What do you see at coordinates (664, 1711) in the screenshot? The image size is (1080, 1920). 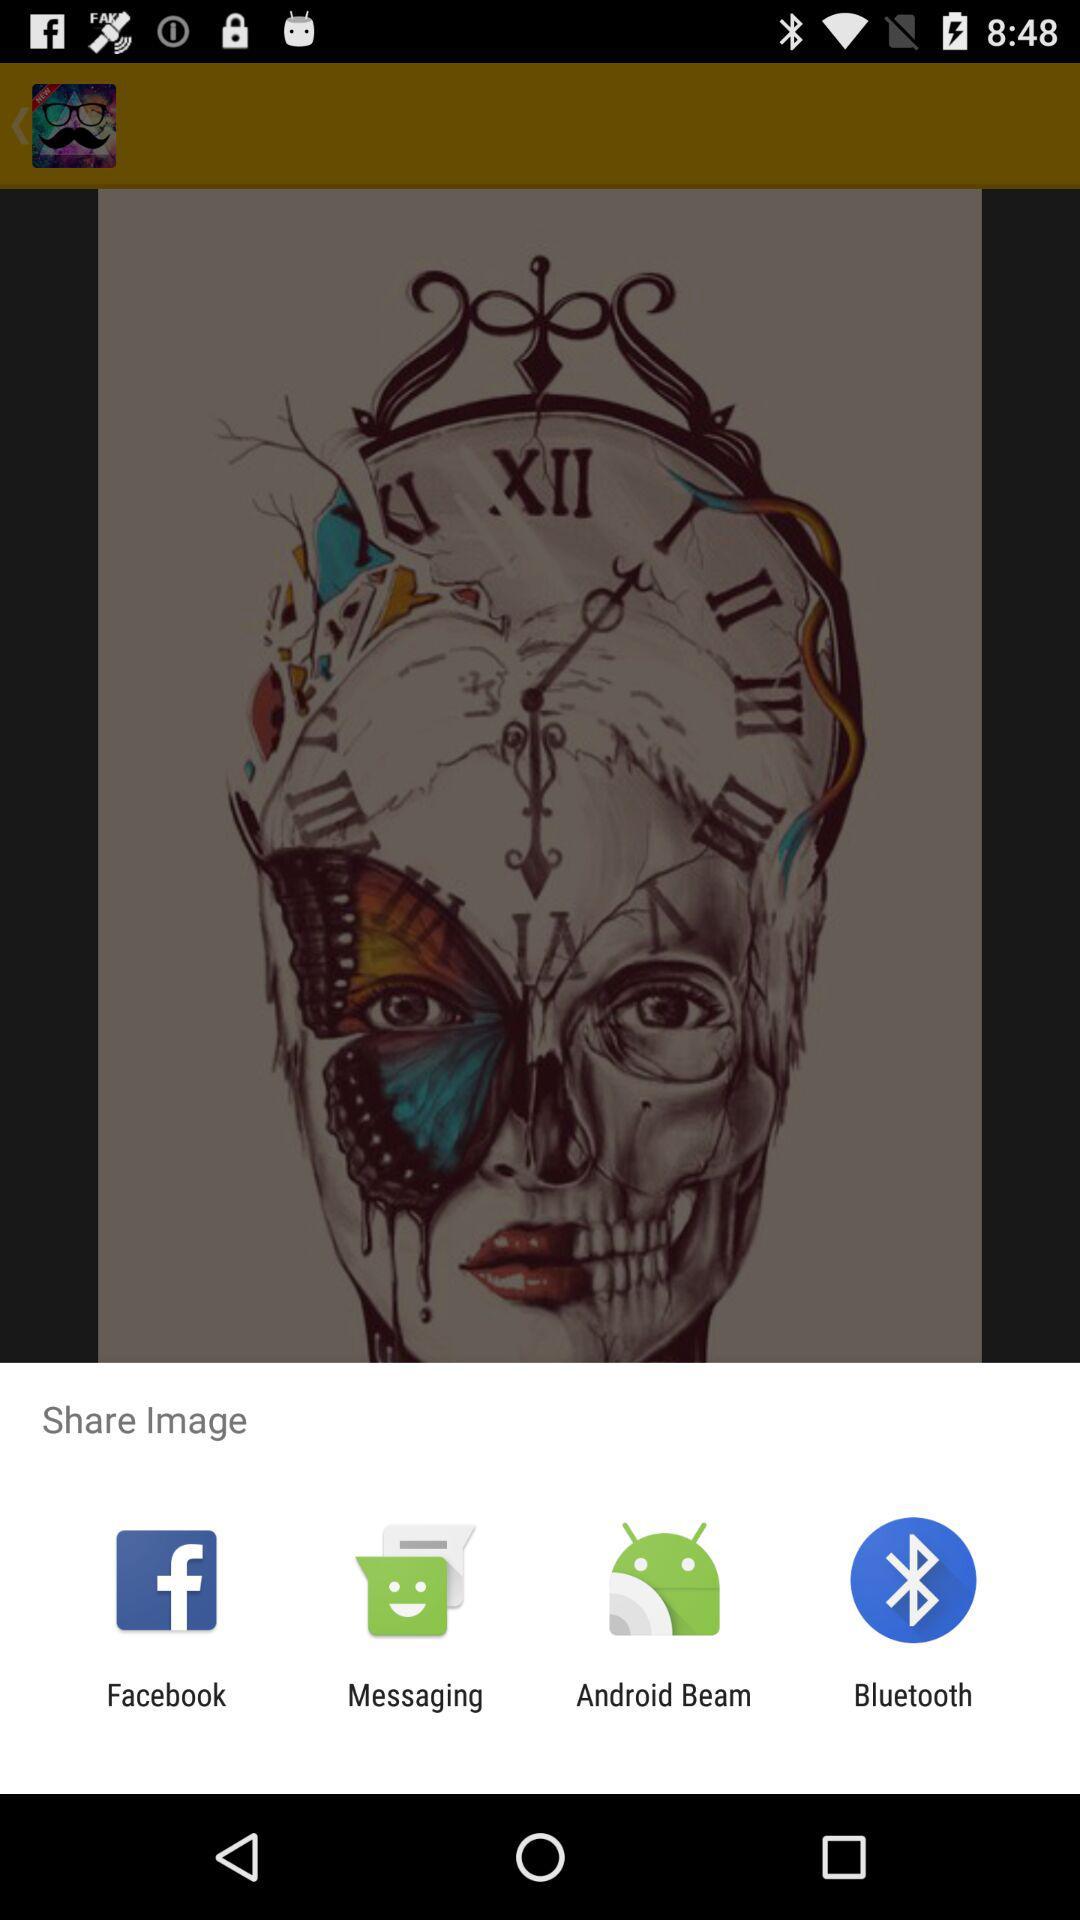 I see `app to the right of messaging item` at bounding box center [664, 1711].